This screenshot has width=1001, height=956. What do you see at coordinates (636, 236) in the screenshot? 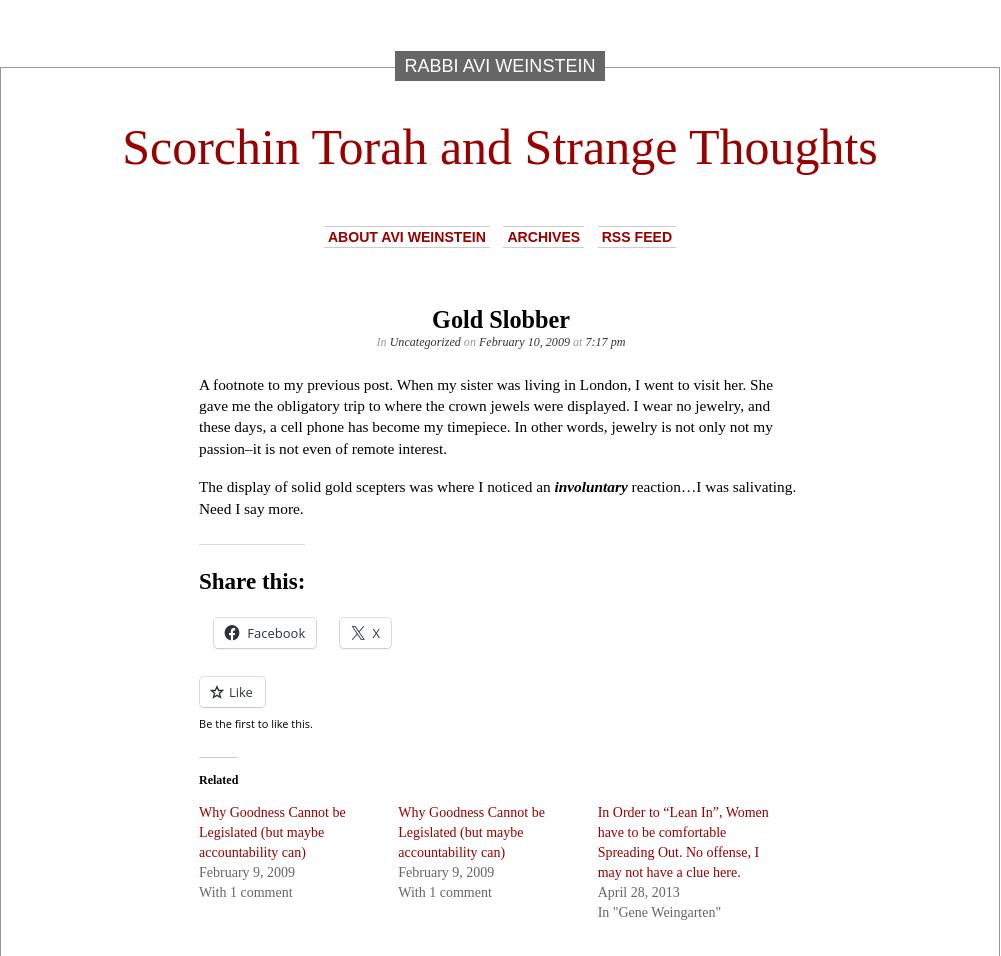
I see `'RSS Feed'` at bounding box center [636, 236].